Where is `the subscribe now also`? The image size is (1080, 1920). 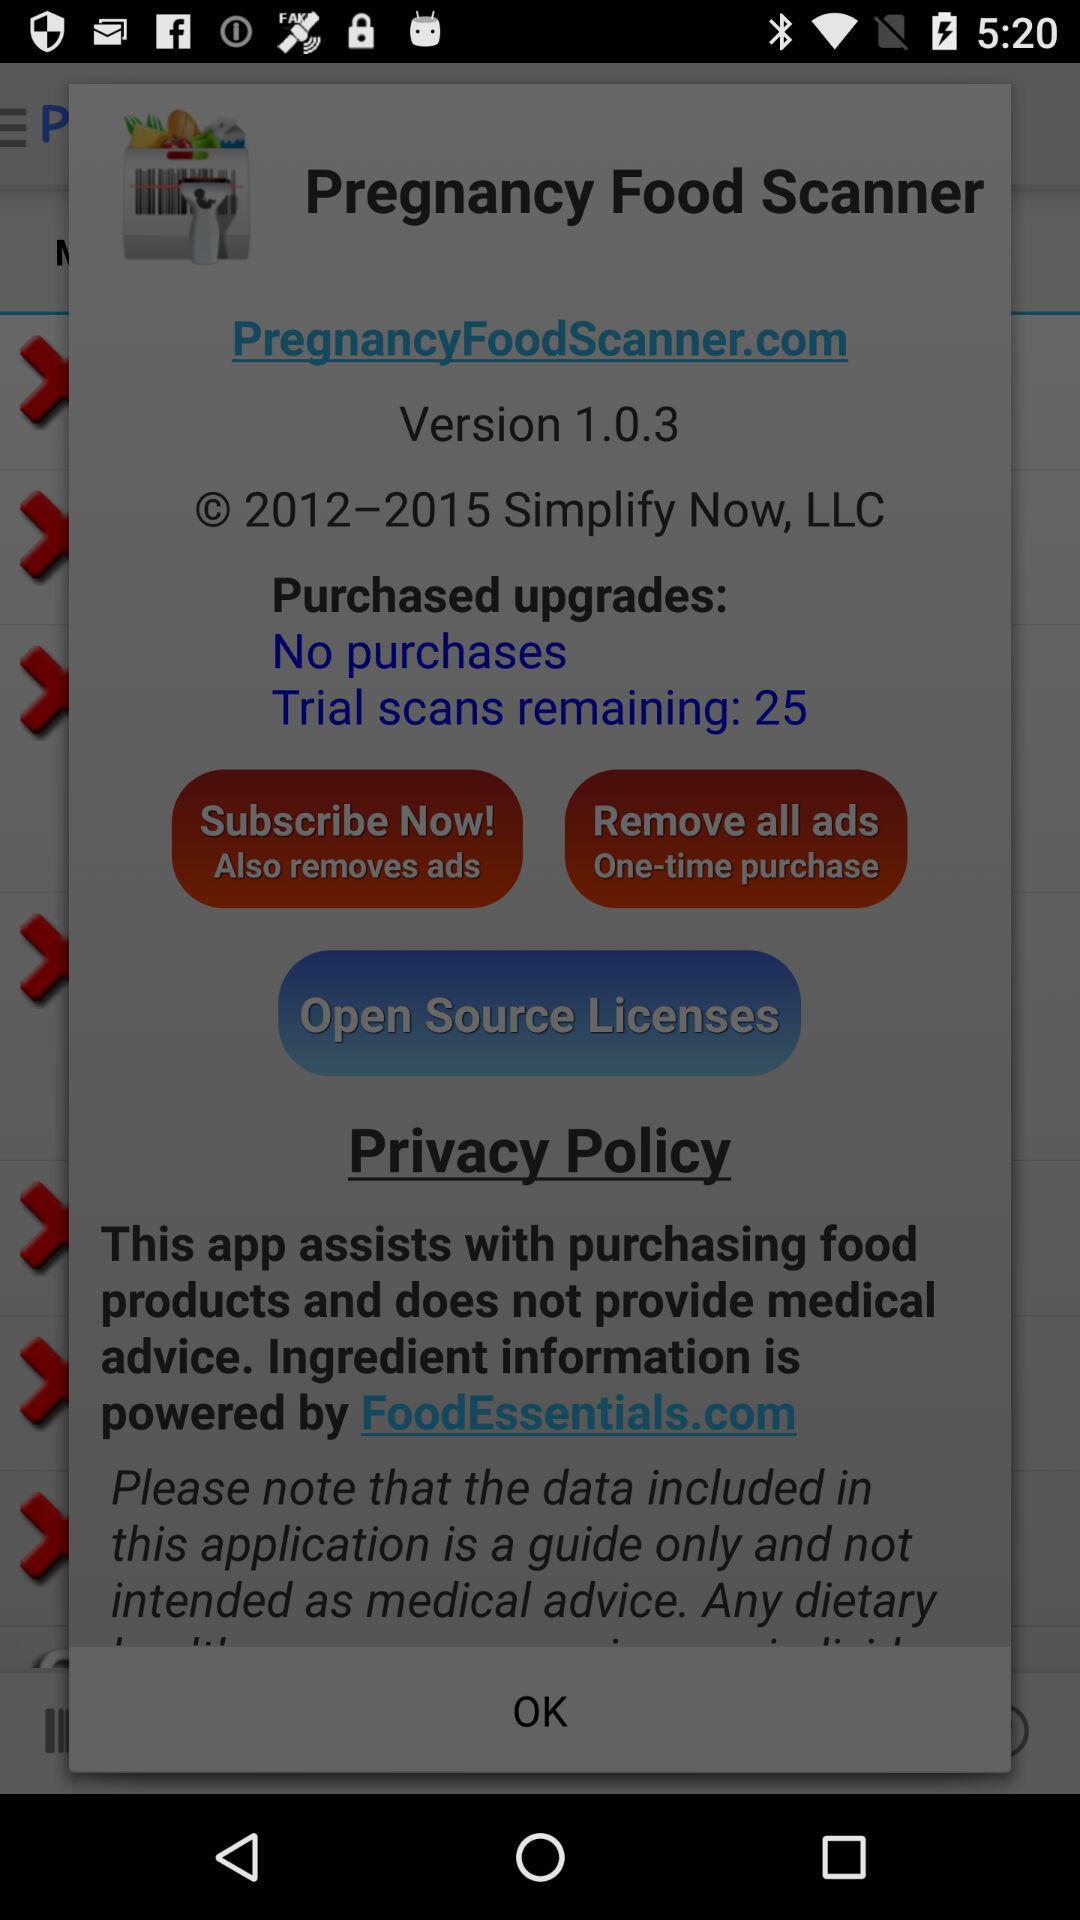
the subscribe now also is located at coordinates (346, 838).